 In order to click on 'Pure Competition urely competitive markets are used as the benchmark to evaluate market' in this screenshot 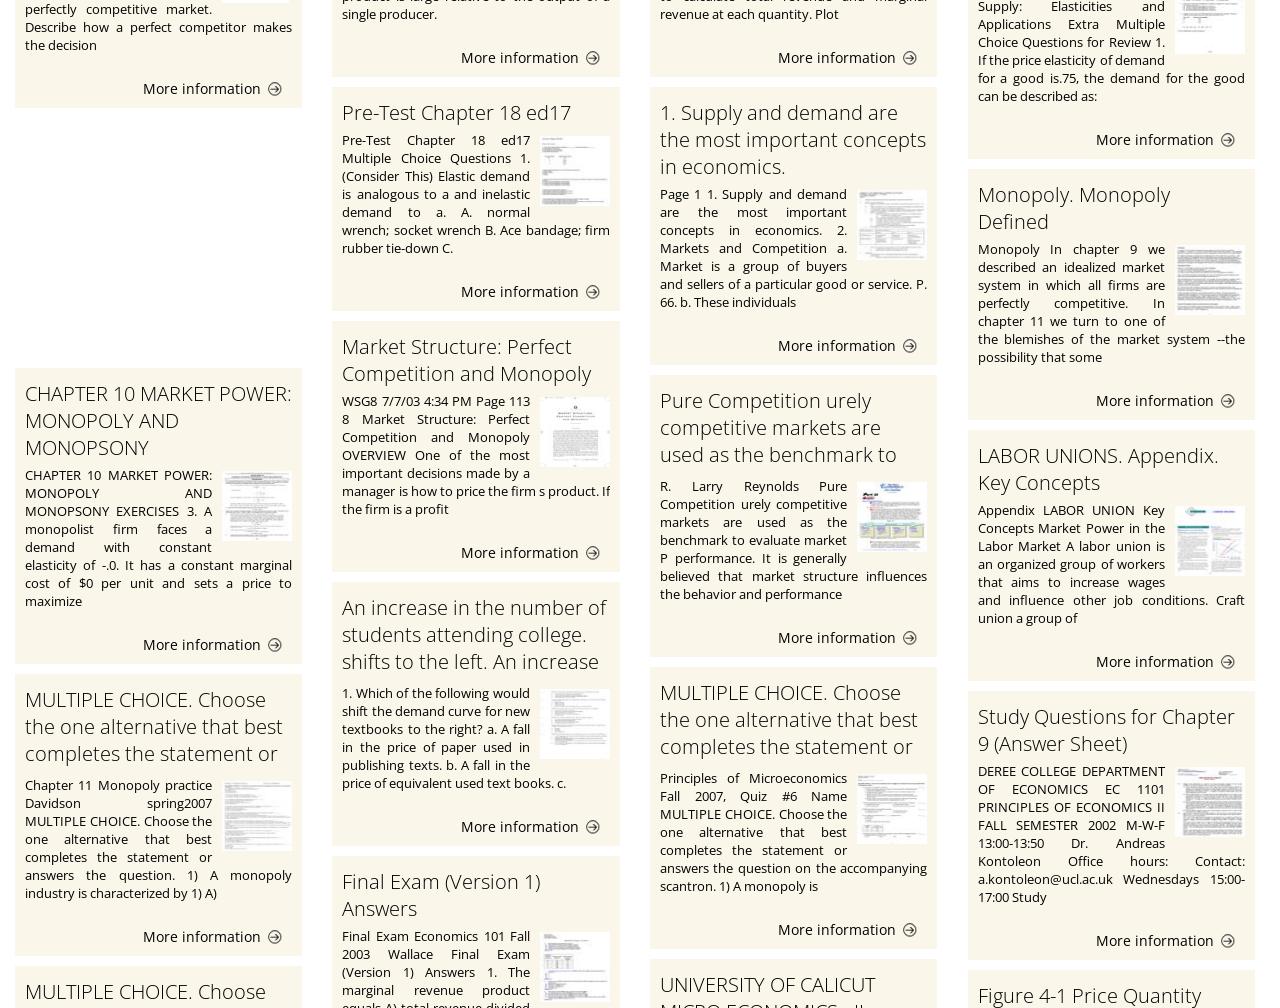, I will do `click(776, 441)`.